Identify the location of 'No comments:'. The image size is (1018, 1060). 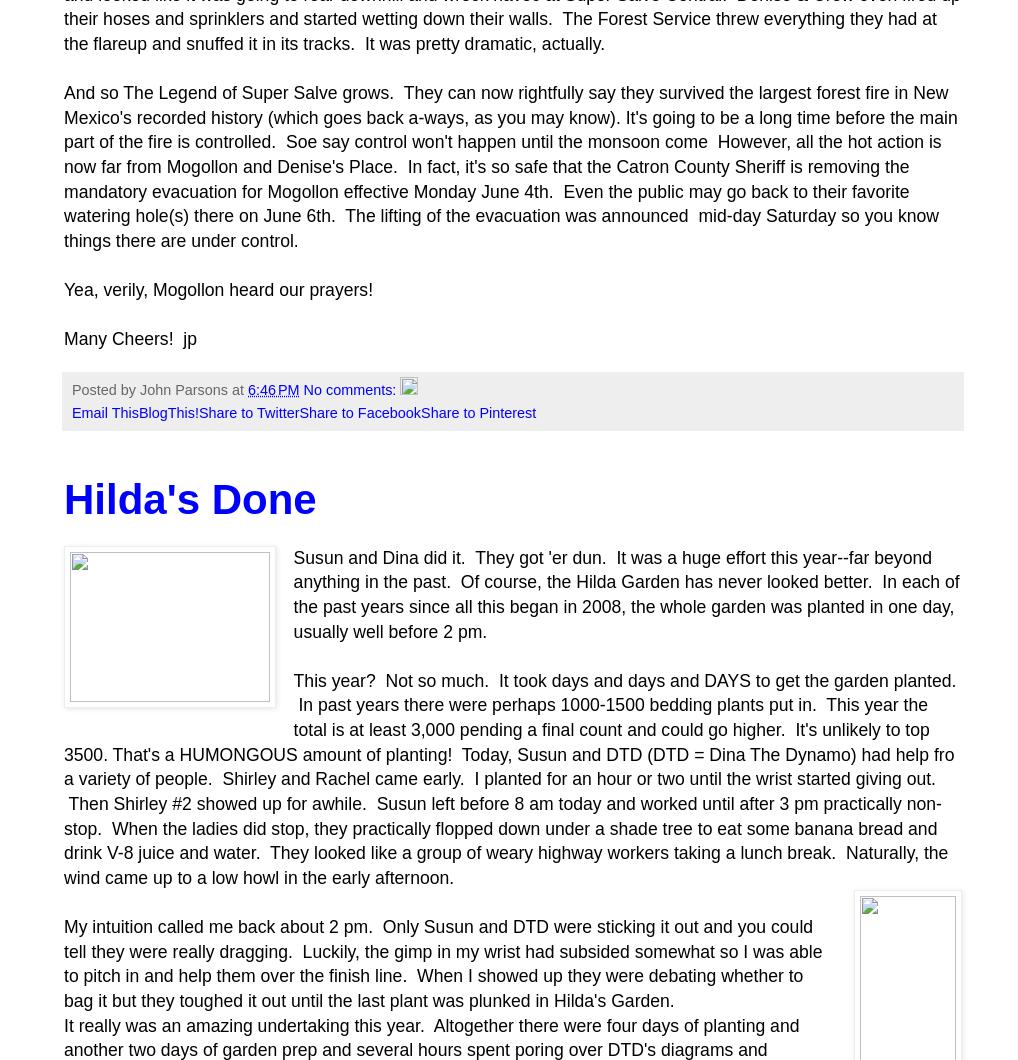
(350, 389).